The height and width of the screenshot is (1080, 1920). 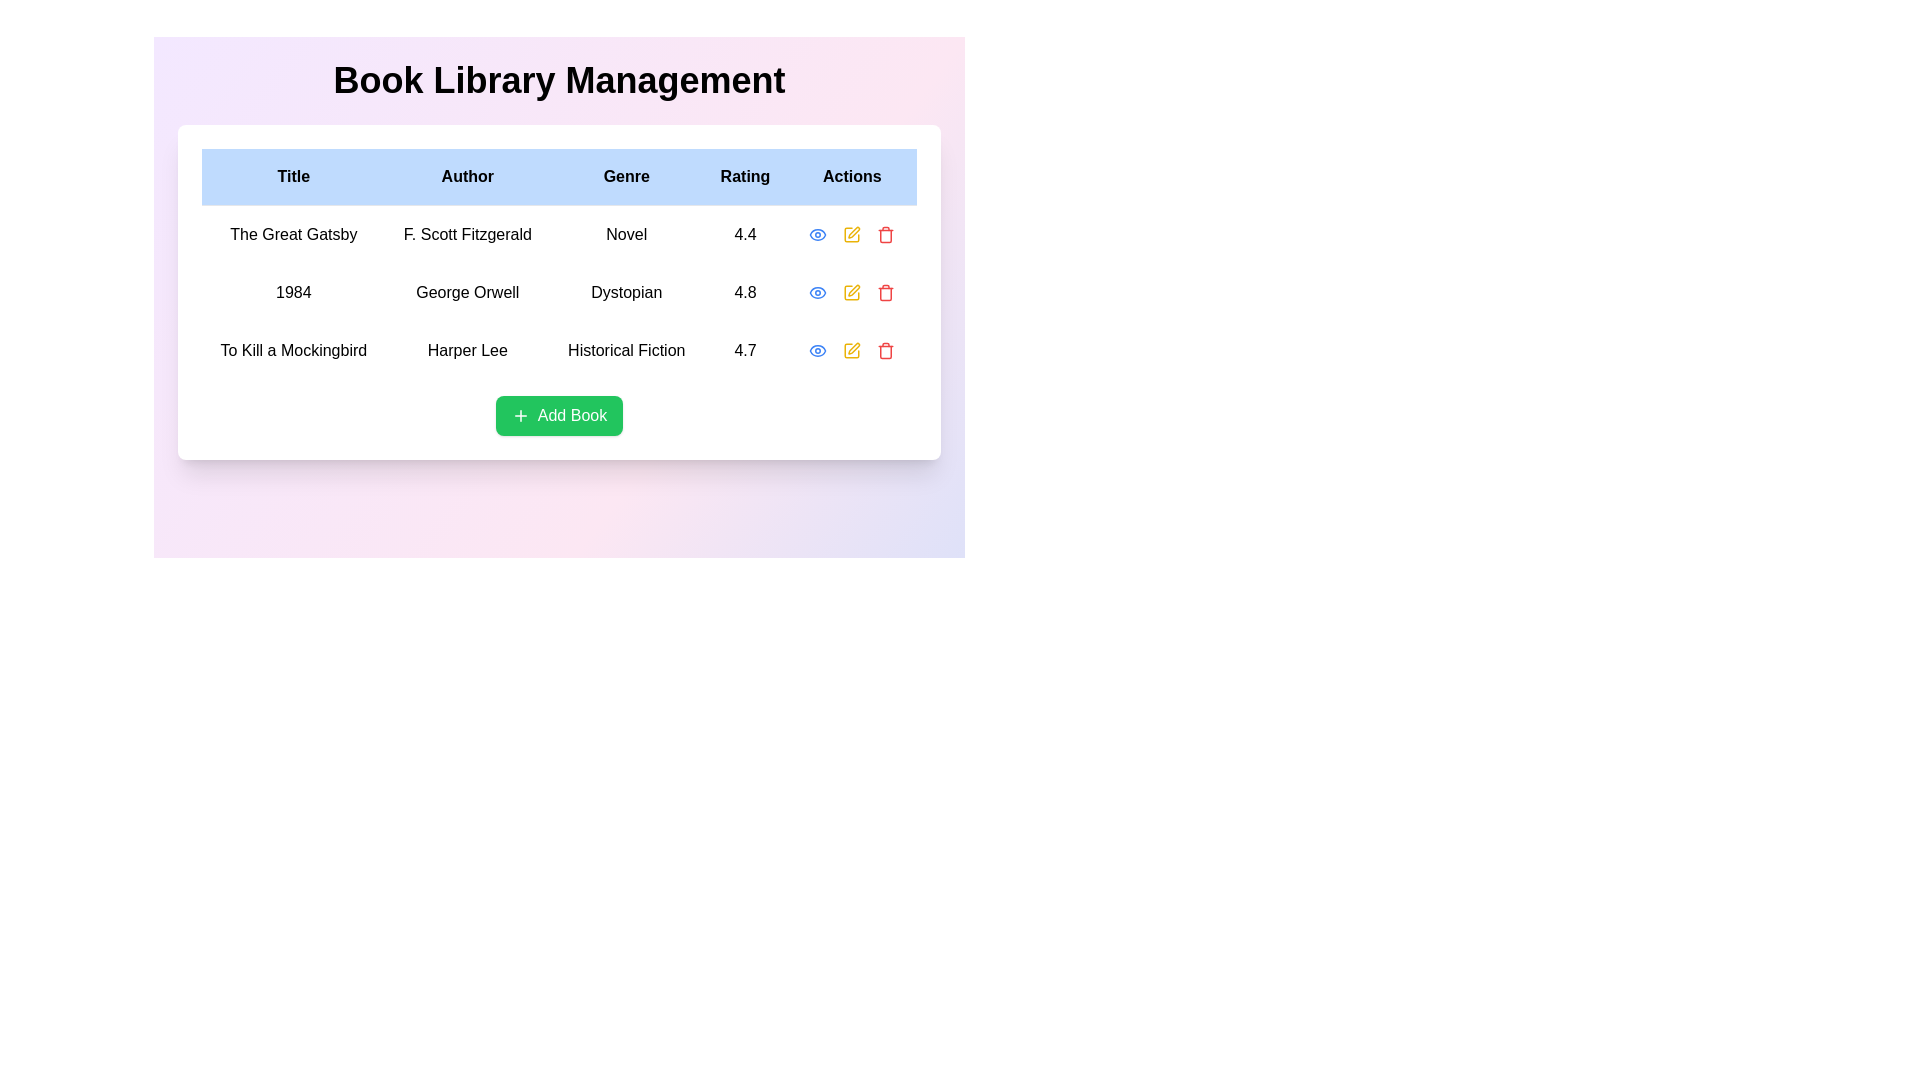 I want to click on the delete button icon for the book 'The Great Gatsby' located, so click(x=885, y=234).